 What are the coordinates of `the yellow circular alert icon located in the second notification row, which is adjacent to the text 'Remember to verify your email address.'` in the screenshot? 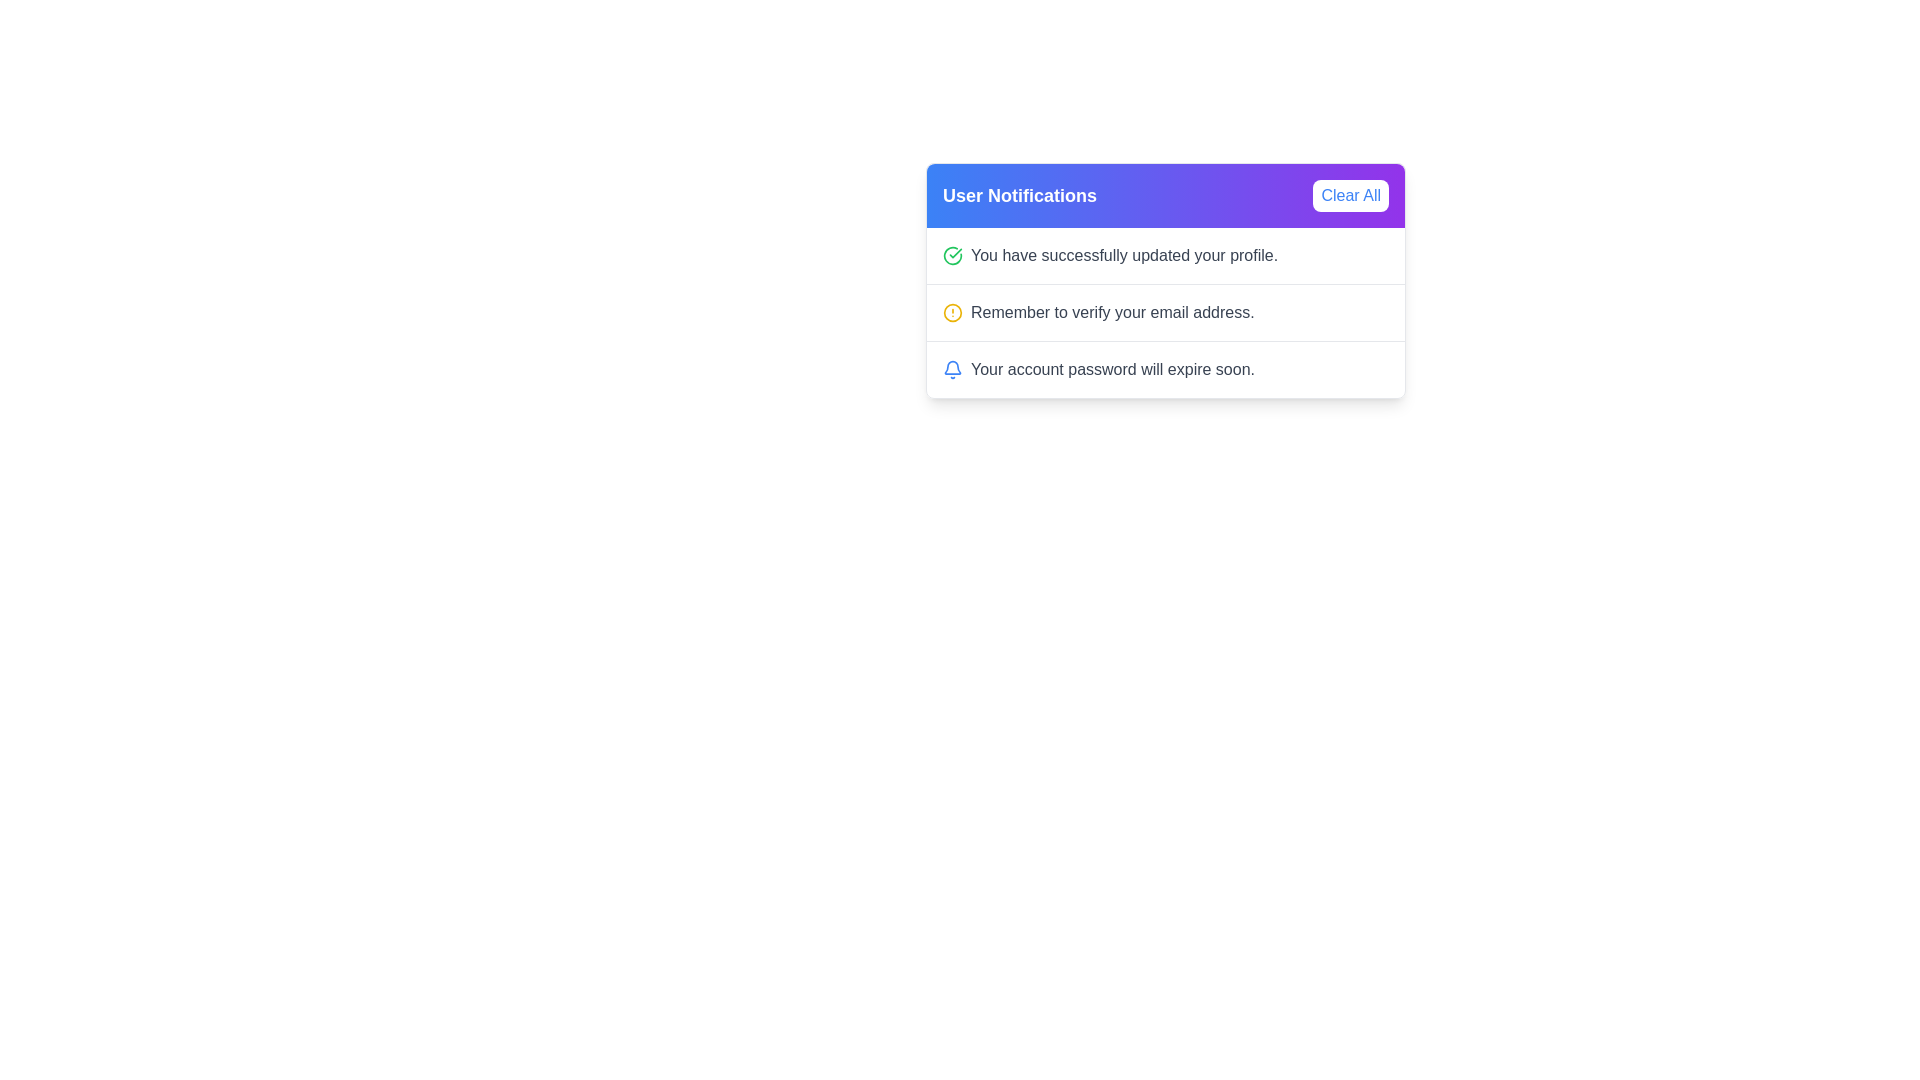 It's located at (952, 312).